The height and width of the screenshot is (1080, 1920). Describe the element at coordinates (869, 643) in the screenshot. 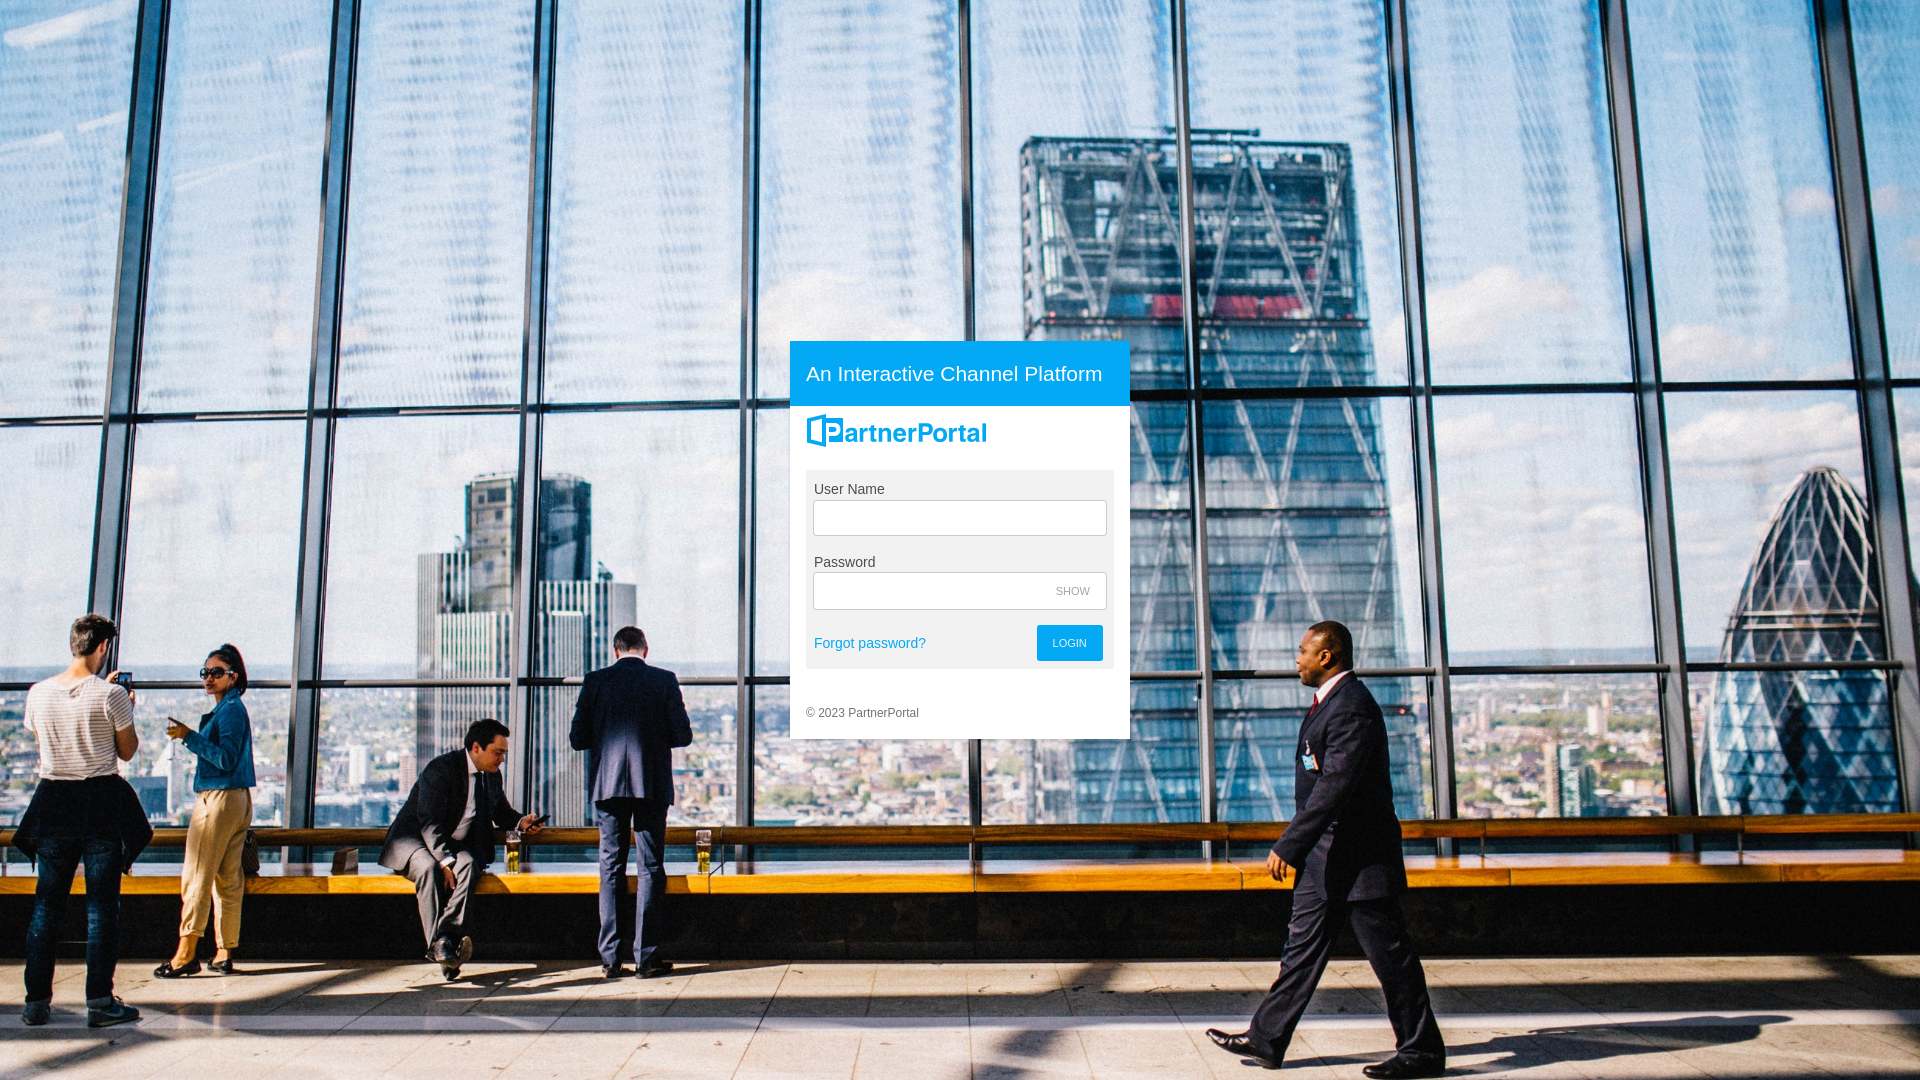

I see `'Forgot password?'` at that location.